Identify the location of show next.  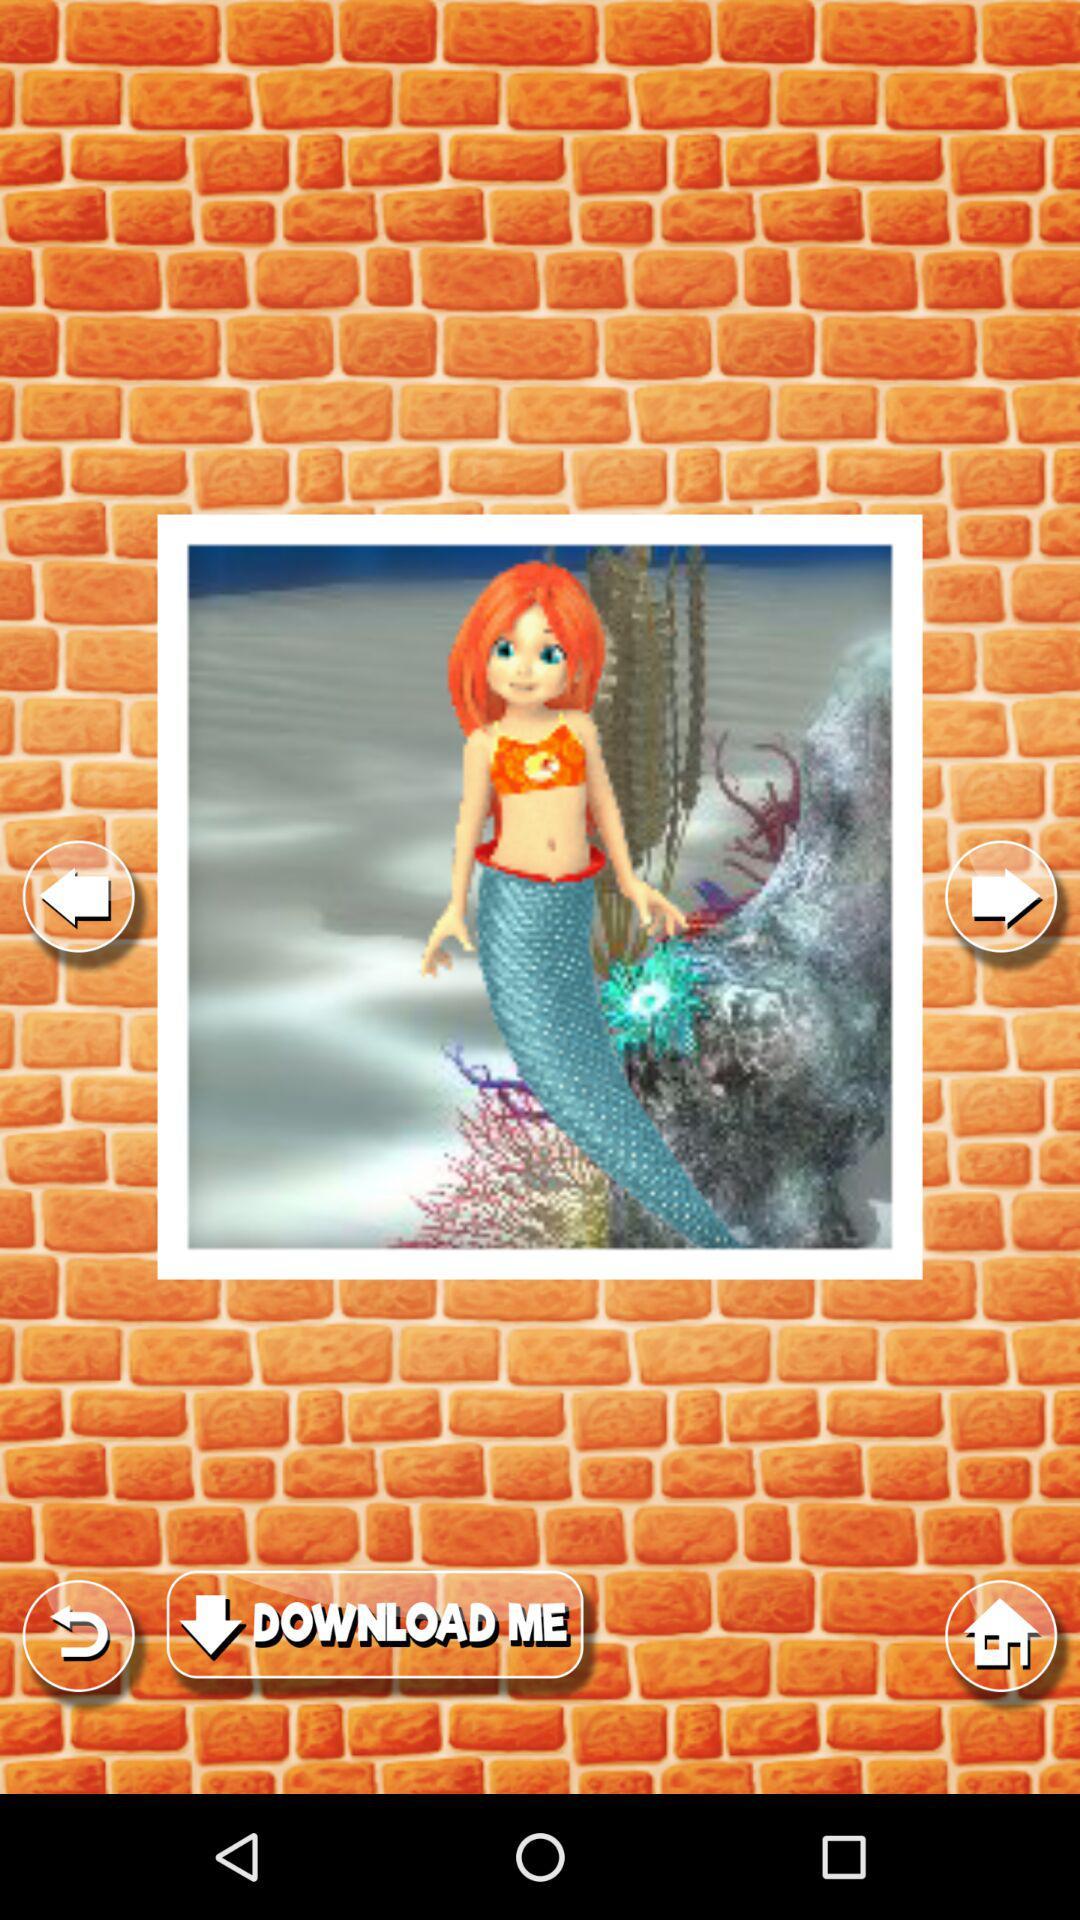
(1001, 896).